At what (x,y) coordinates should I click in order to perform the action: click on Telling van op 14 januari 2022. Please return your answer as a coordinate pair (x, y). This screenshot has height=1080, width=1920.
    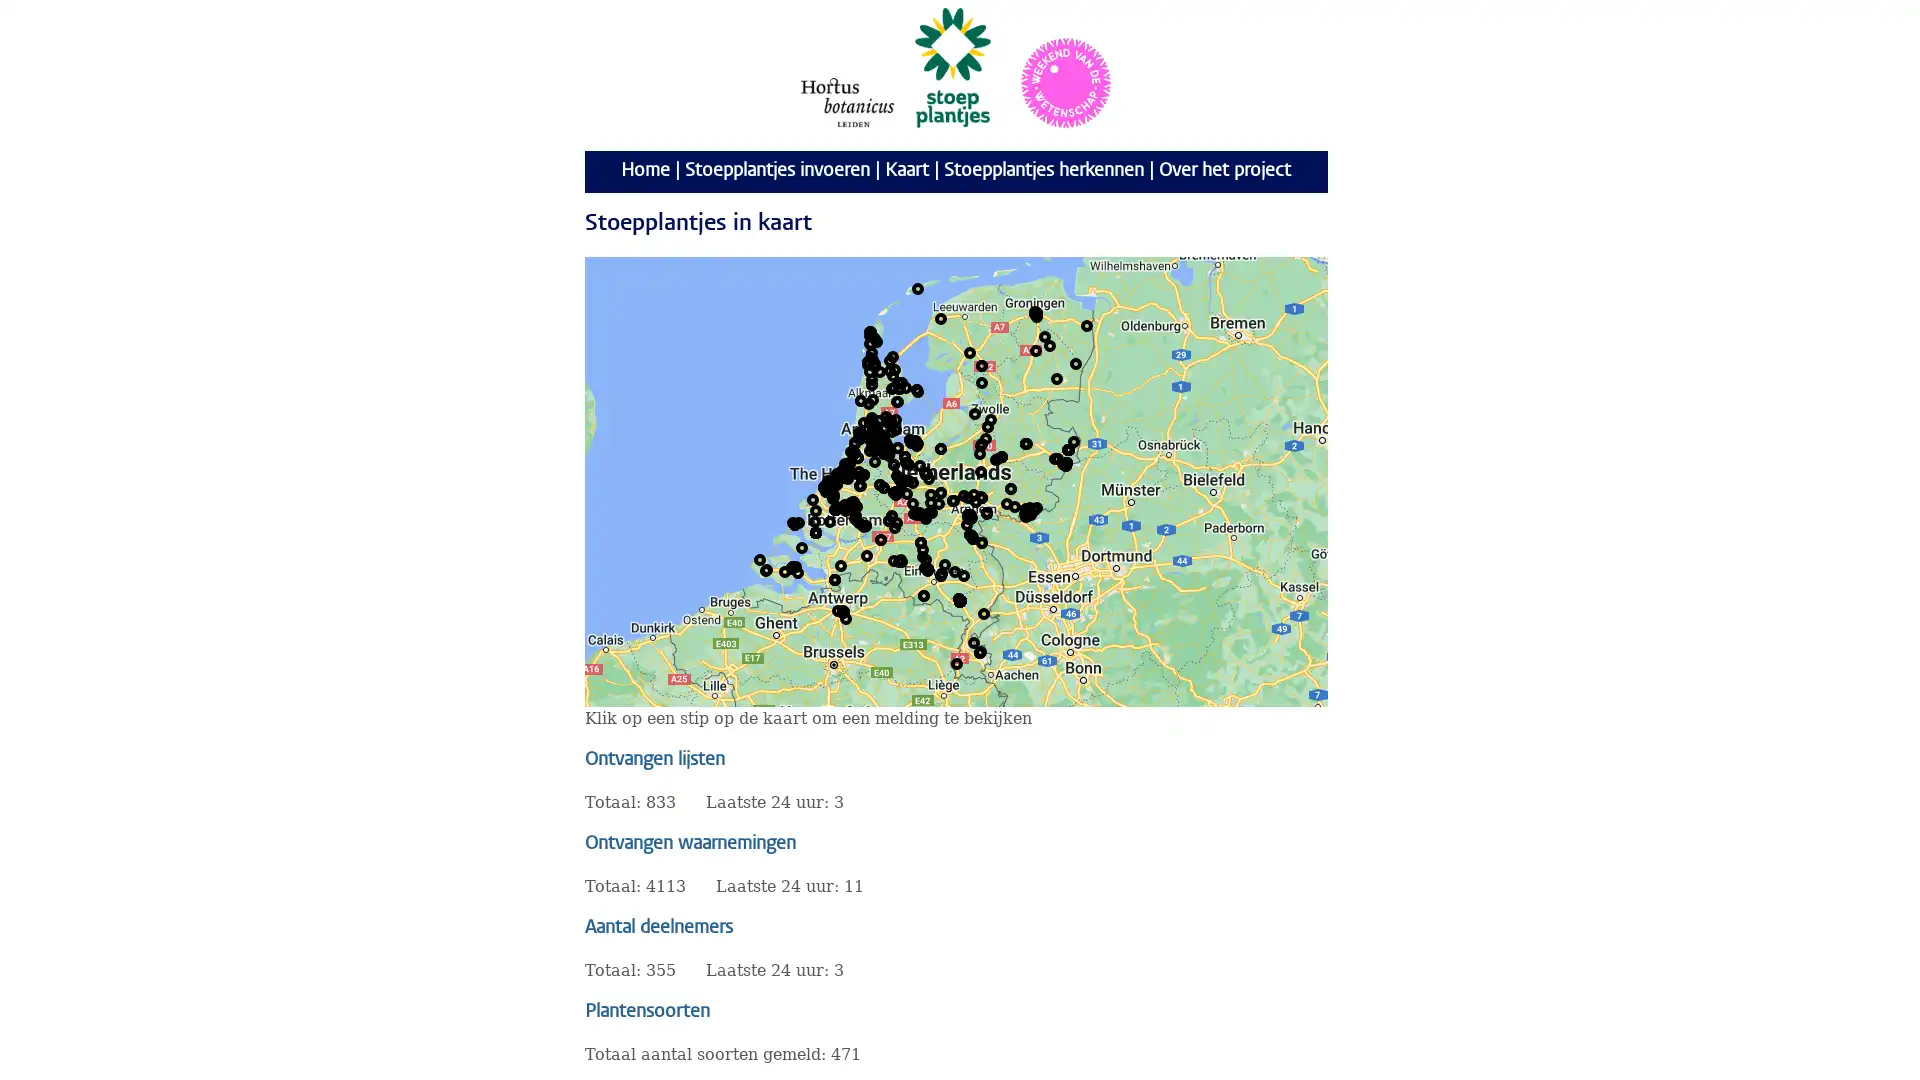
    Looking at the image, I should click on (873, 442).